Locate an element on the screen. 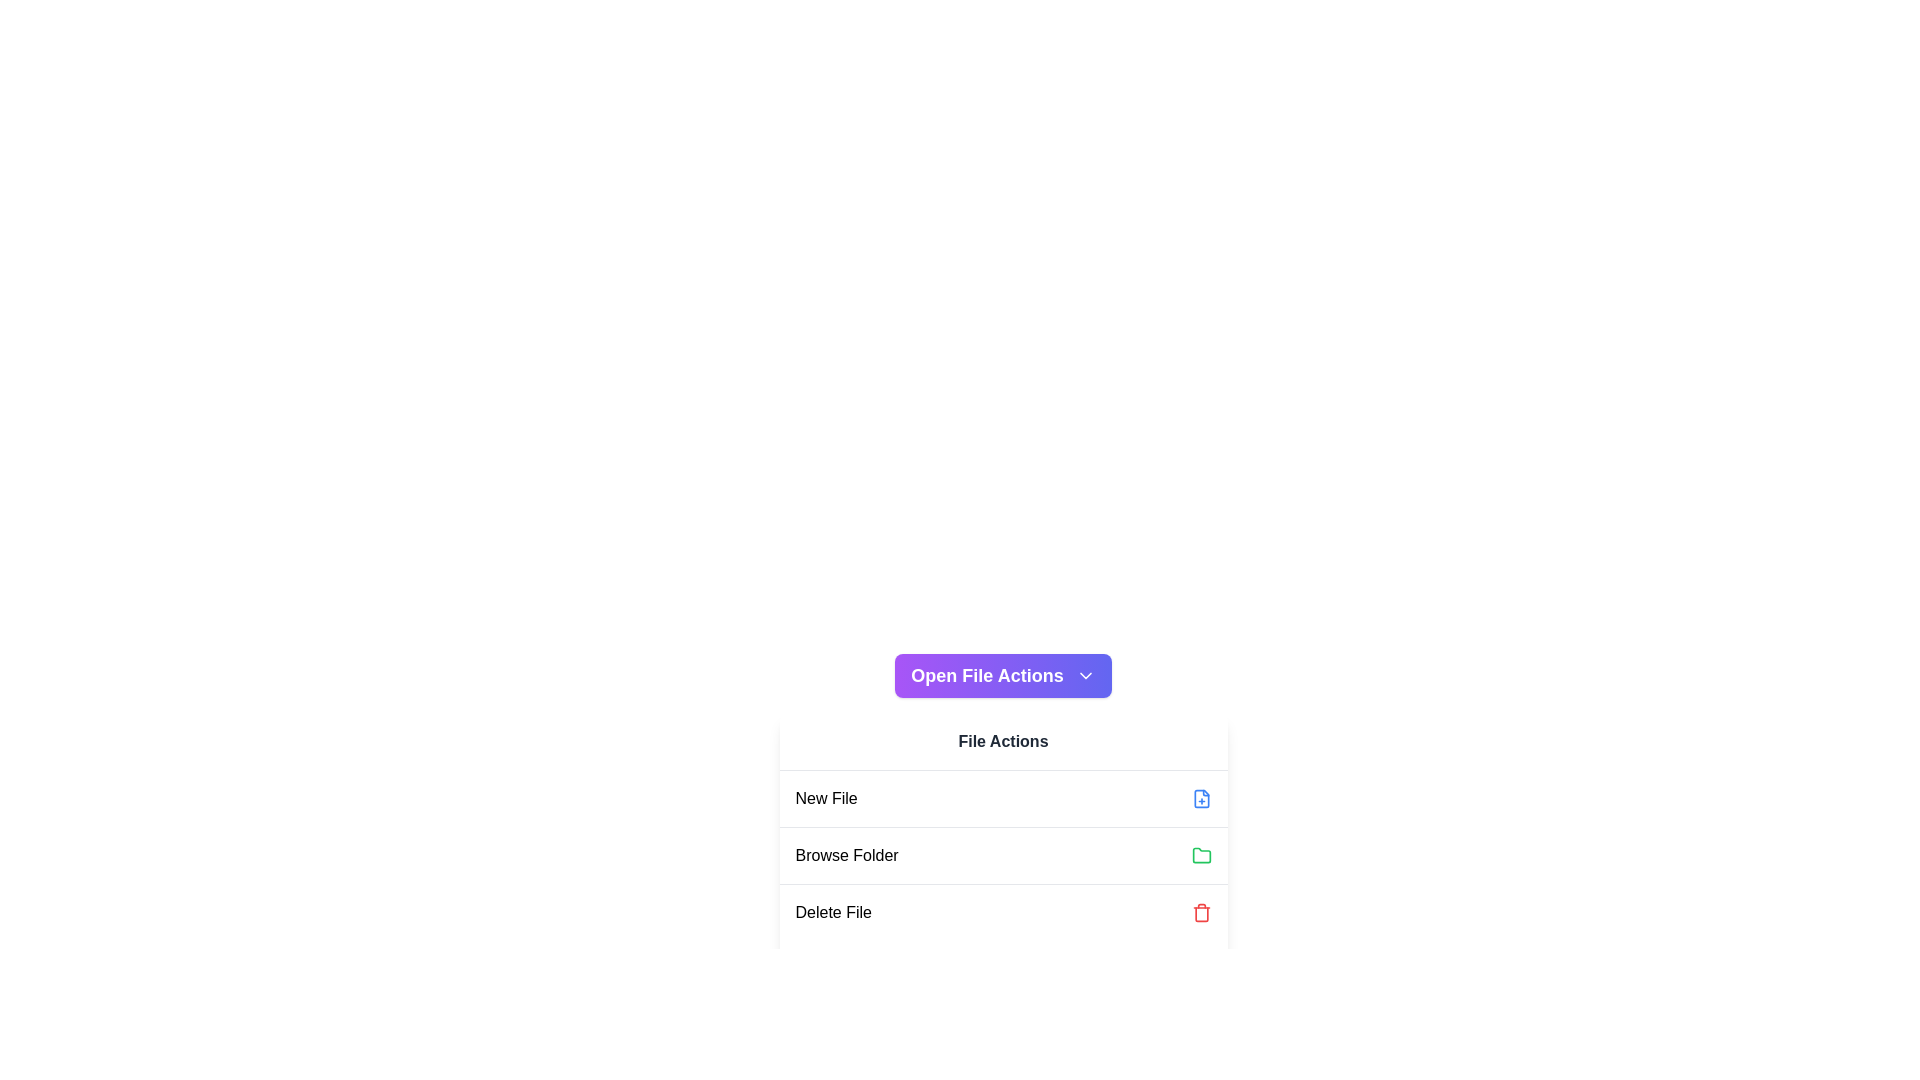  the 'File Actions' heading located at the top of the modal panel, which is styled with bold dark-gray text on a white background is located at coordinates (1003, 742).